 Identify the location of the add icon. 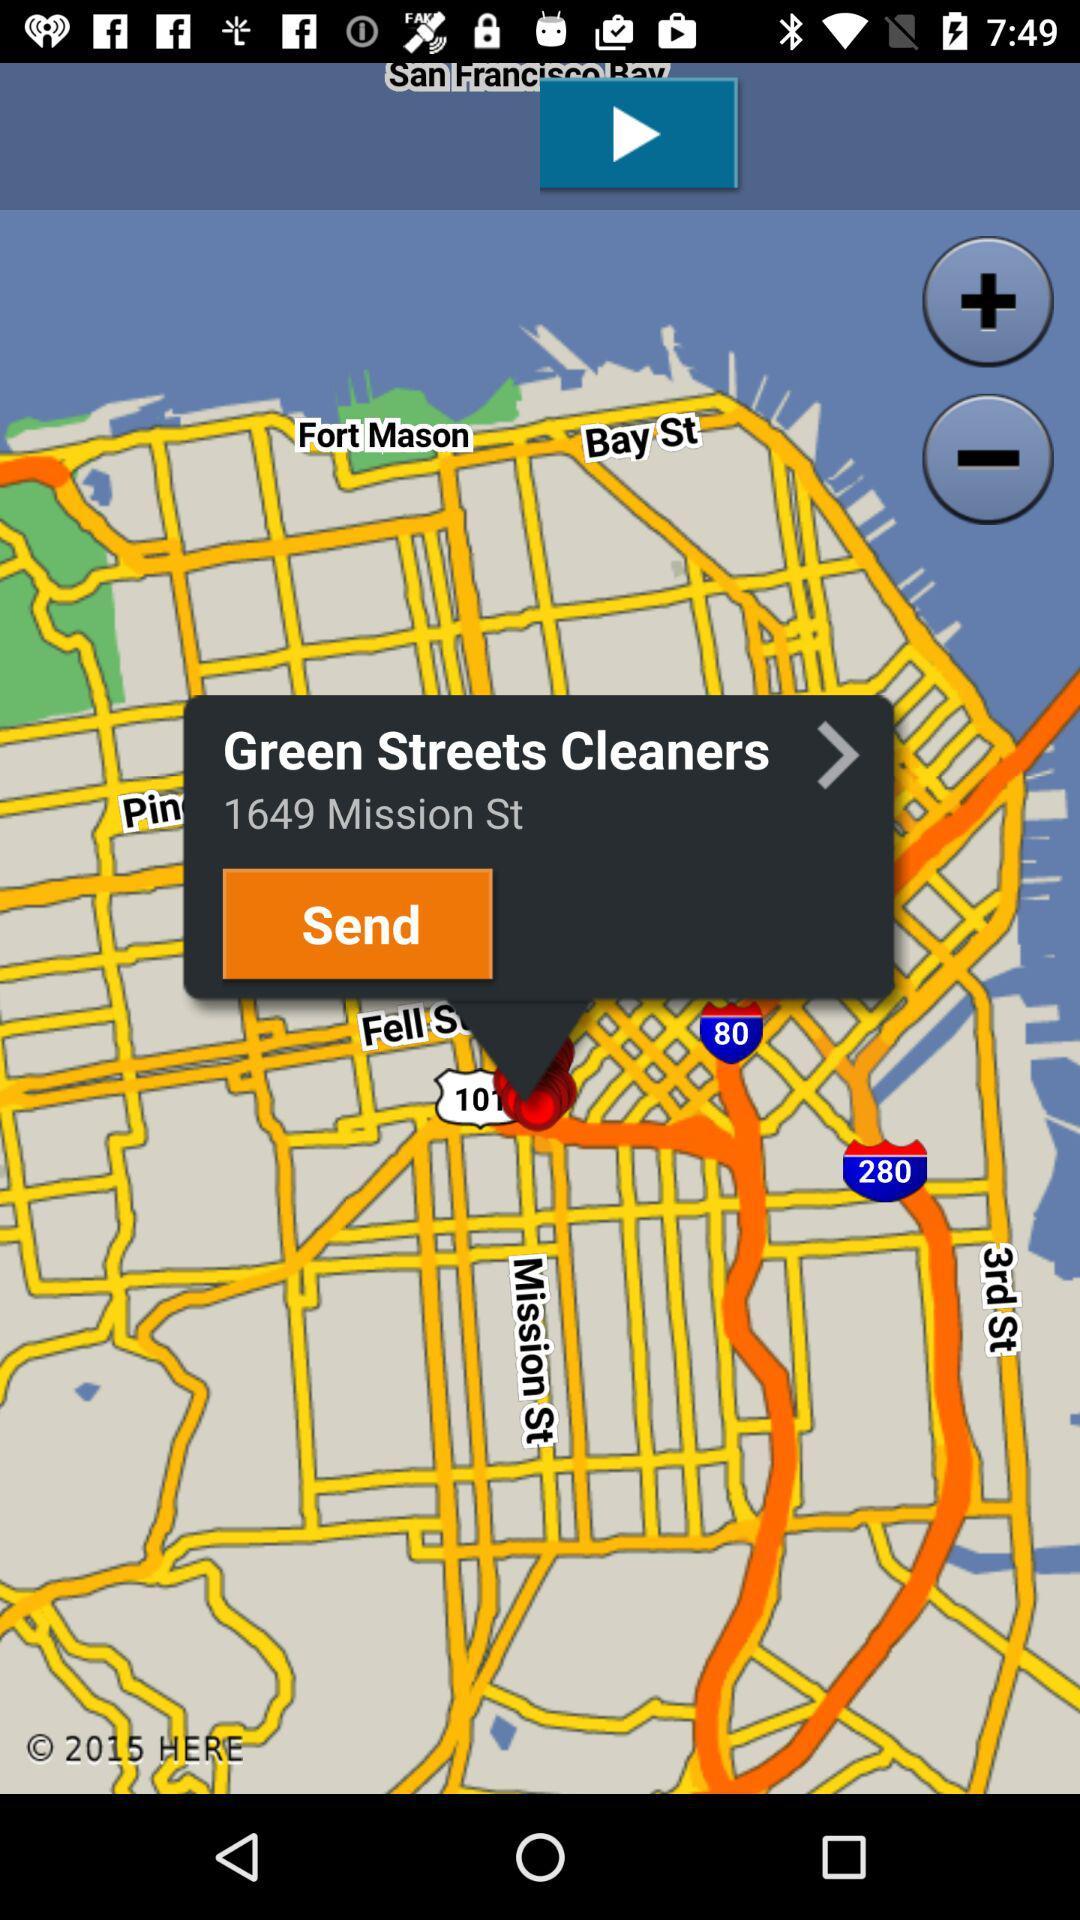
(987, 300).